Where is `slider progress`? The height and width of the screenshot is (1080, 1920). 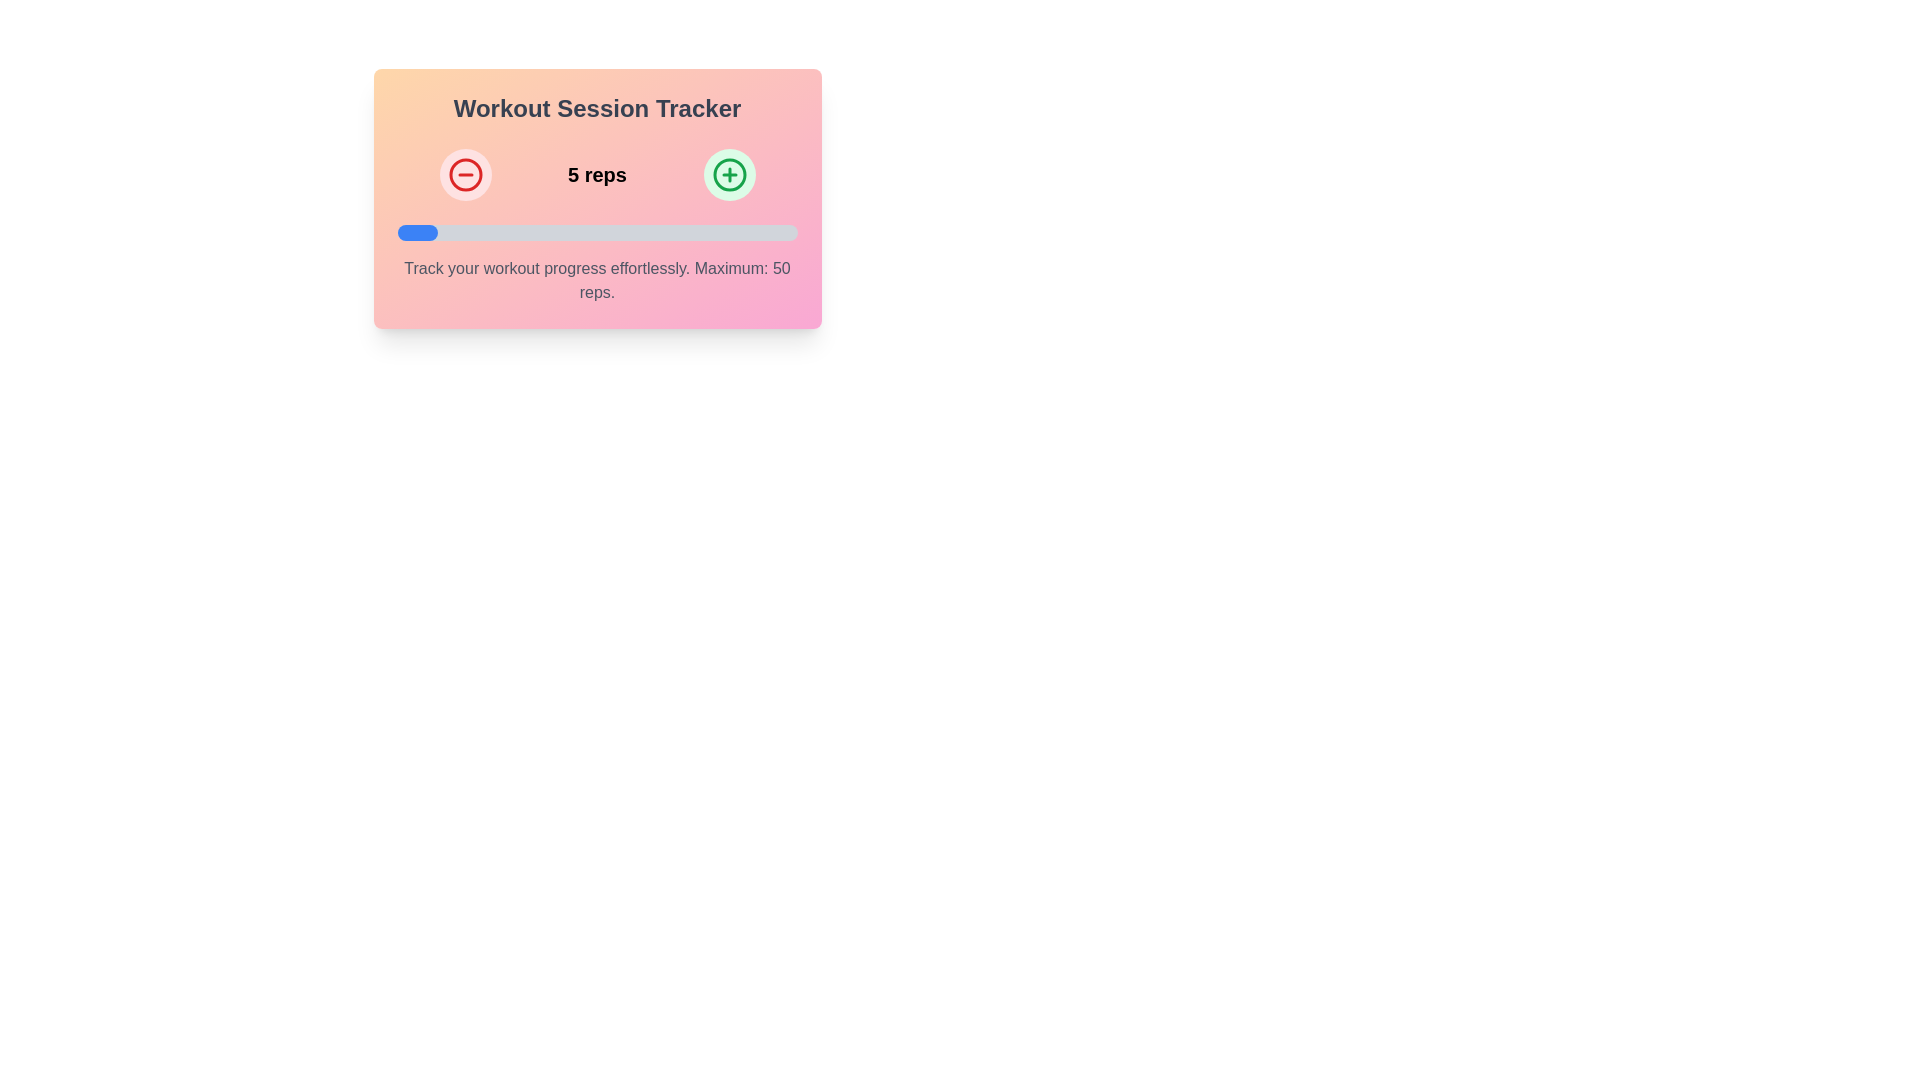 slider progress is located at coordinates (616, 231).